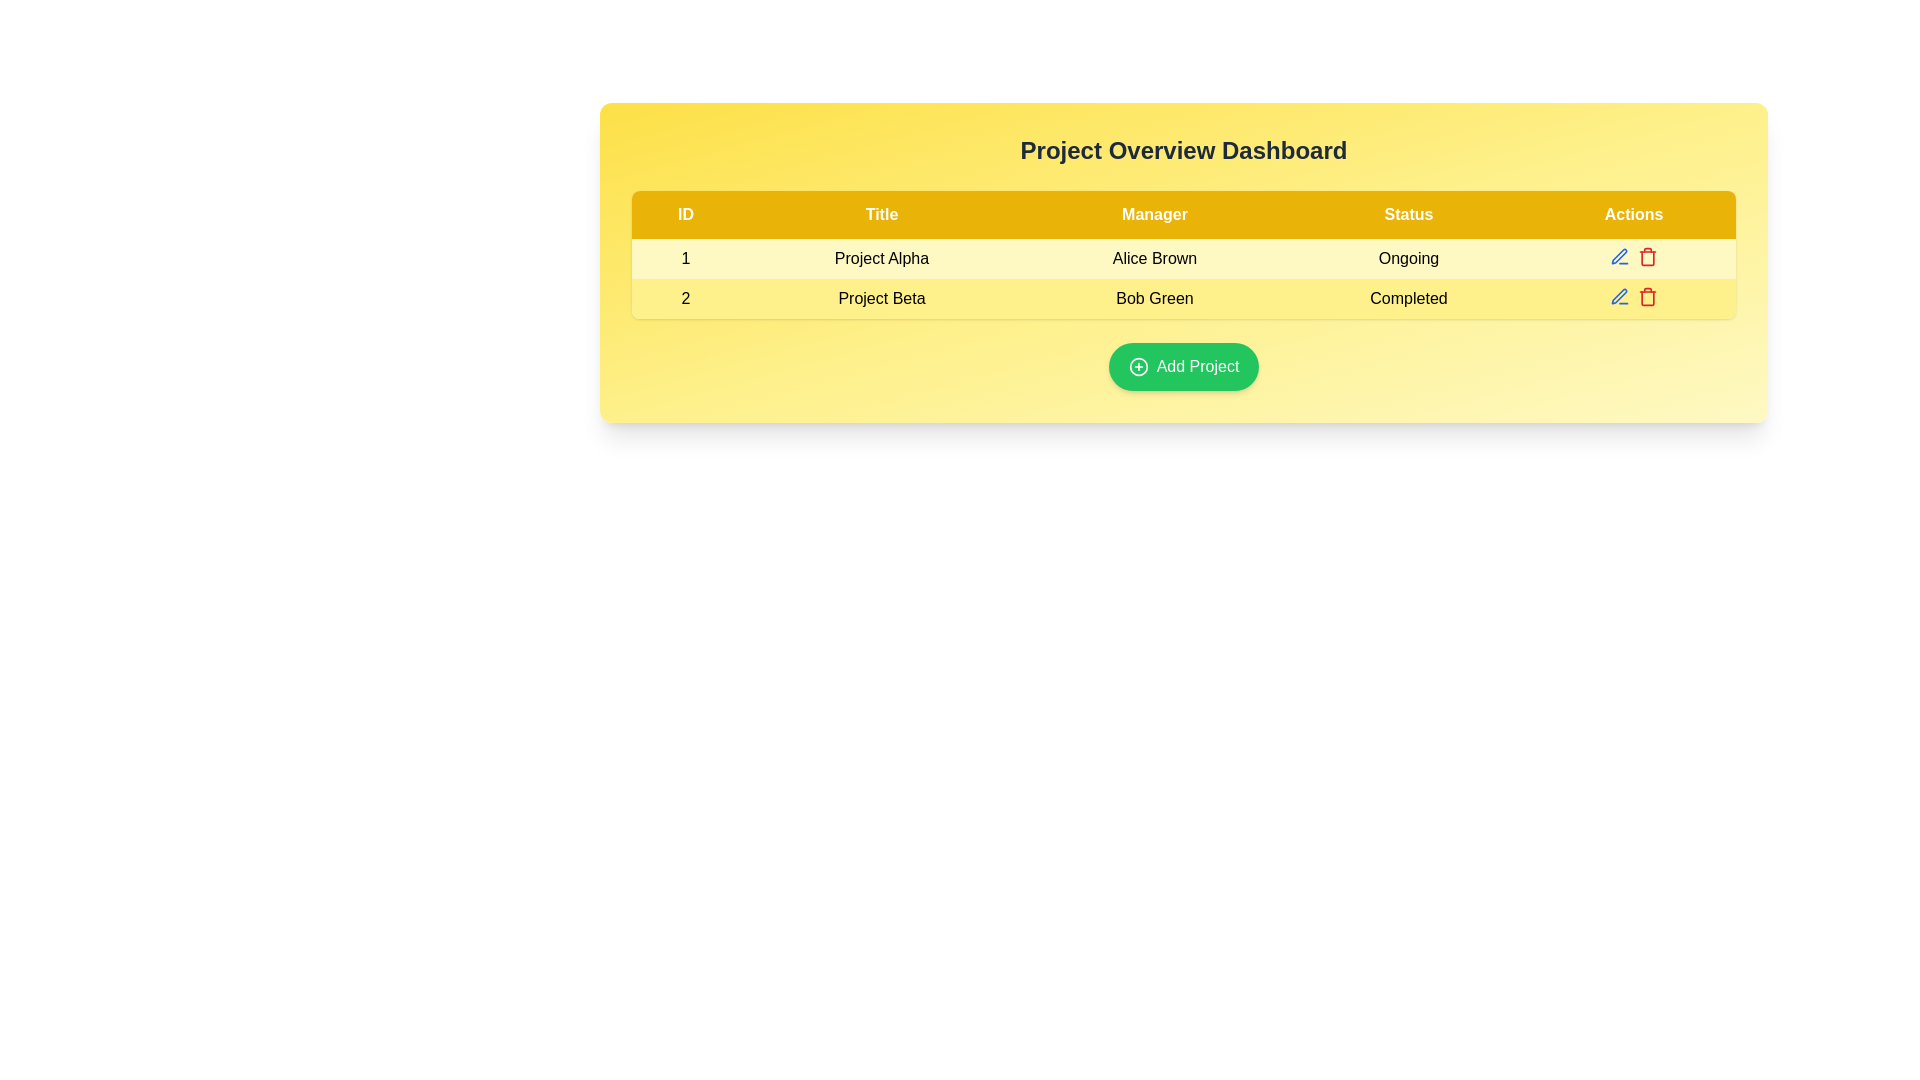 This screenshot has width=1920, height=1080. I want to click on the 'Add New Project' button located centrally below the table with headers 'ID', 'Title', 'Manager', 'Status', and 'Actions', so click(1184, 366).